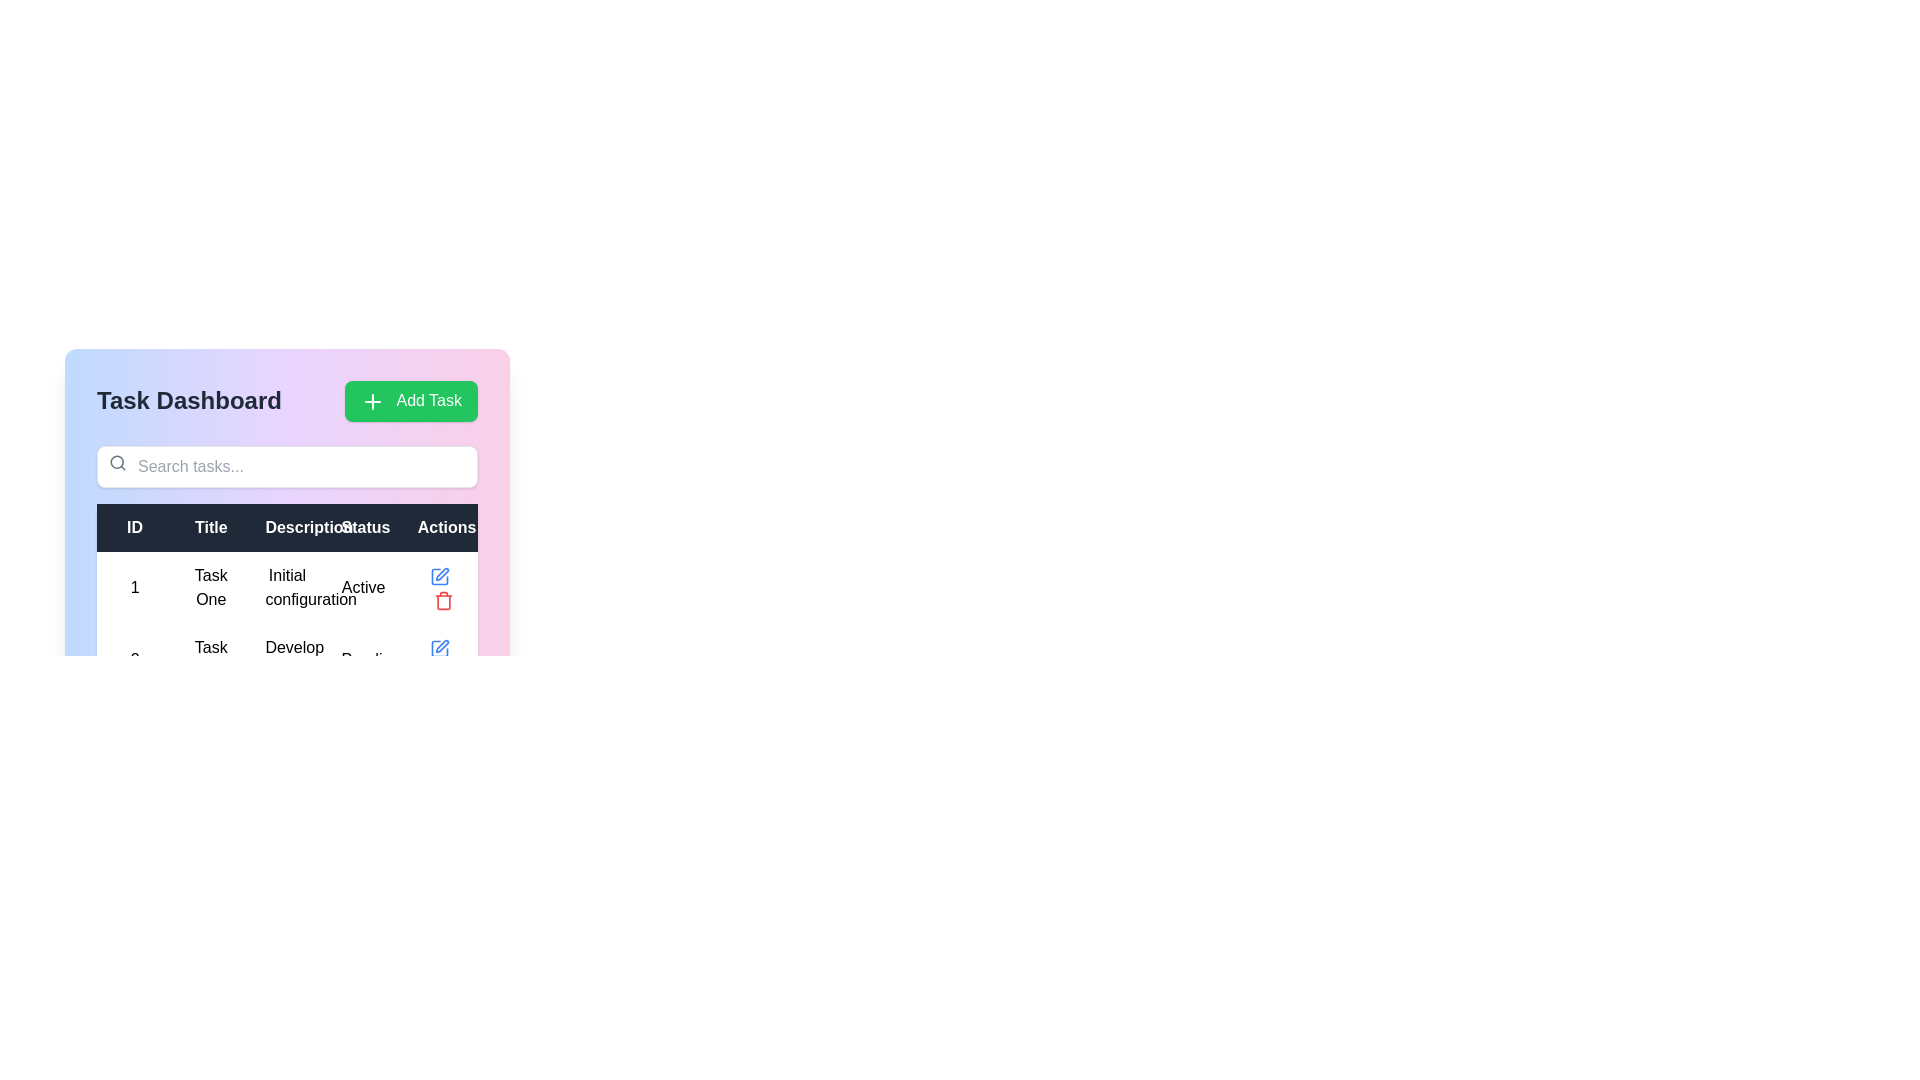  What do you see at coordinates (286, 586) in the screenshot?
I see `the text label displaying 'Initial configuration' in the third column of the first row of the Task Dashboard table` at bounding box center [286, 586].